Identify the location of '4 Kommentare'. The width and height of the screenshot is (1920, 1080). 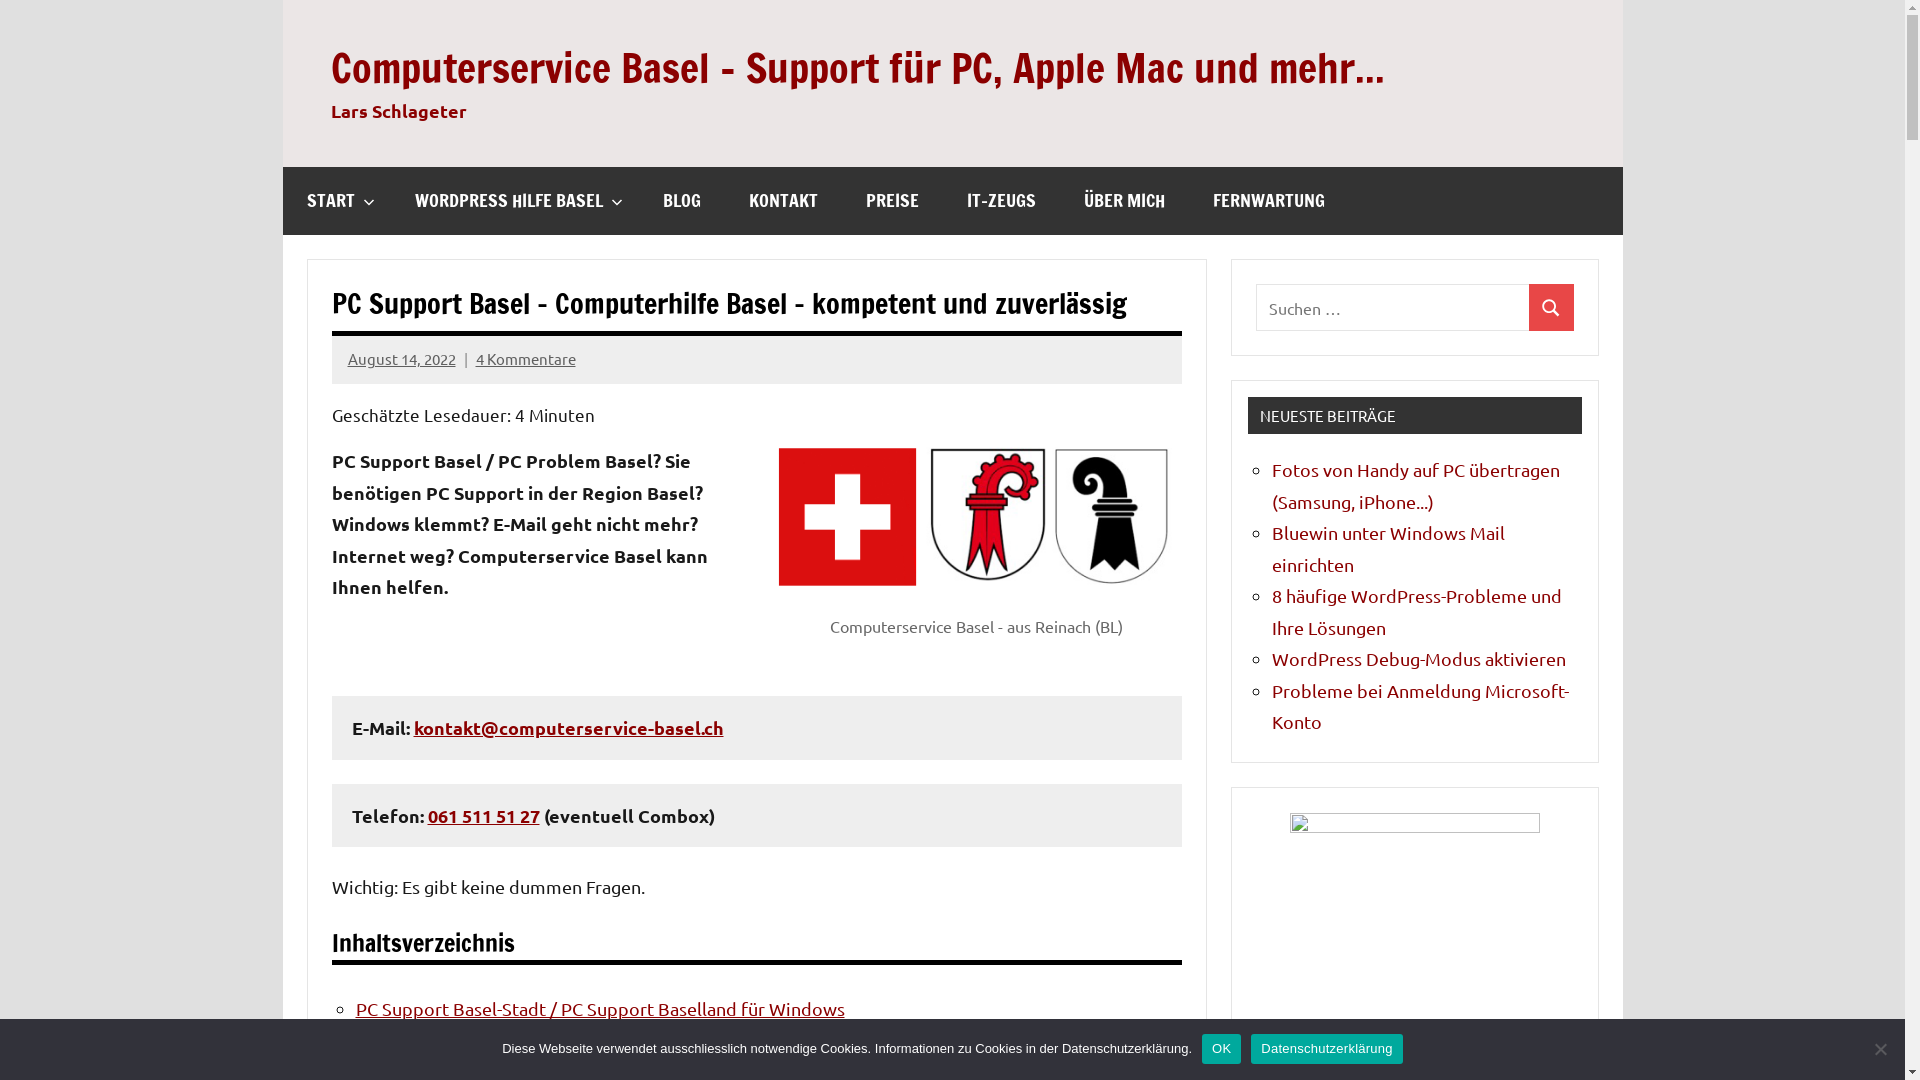
(526, 357).